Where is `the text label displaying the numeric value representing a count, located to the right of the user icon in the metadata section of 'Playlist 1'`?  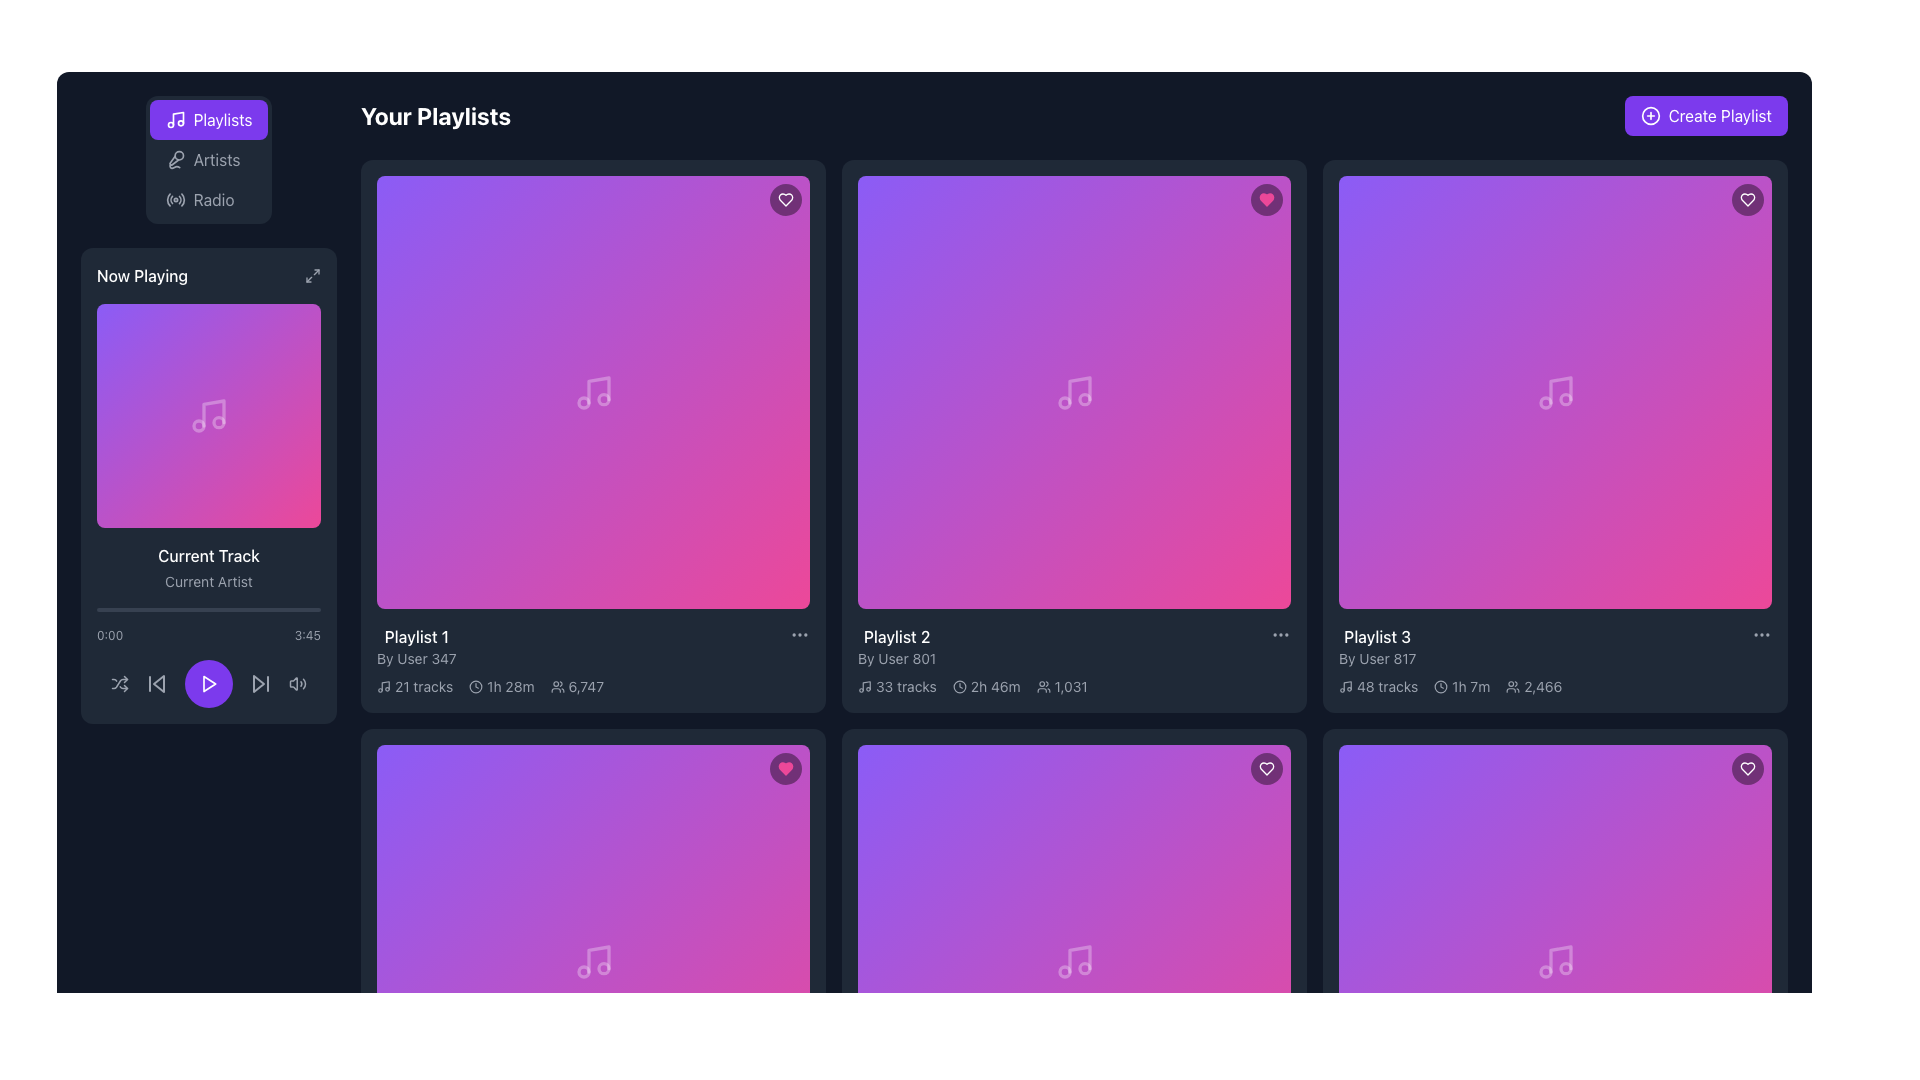
the text label displaying the numeric value representing a count, located to the right of the user icon in the metadata section of 'Playlist 1' is located at coordinates (585, 685).